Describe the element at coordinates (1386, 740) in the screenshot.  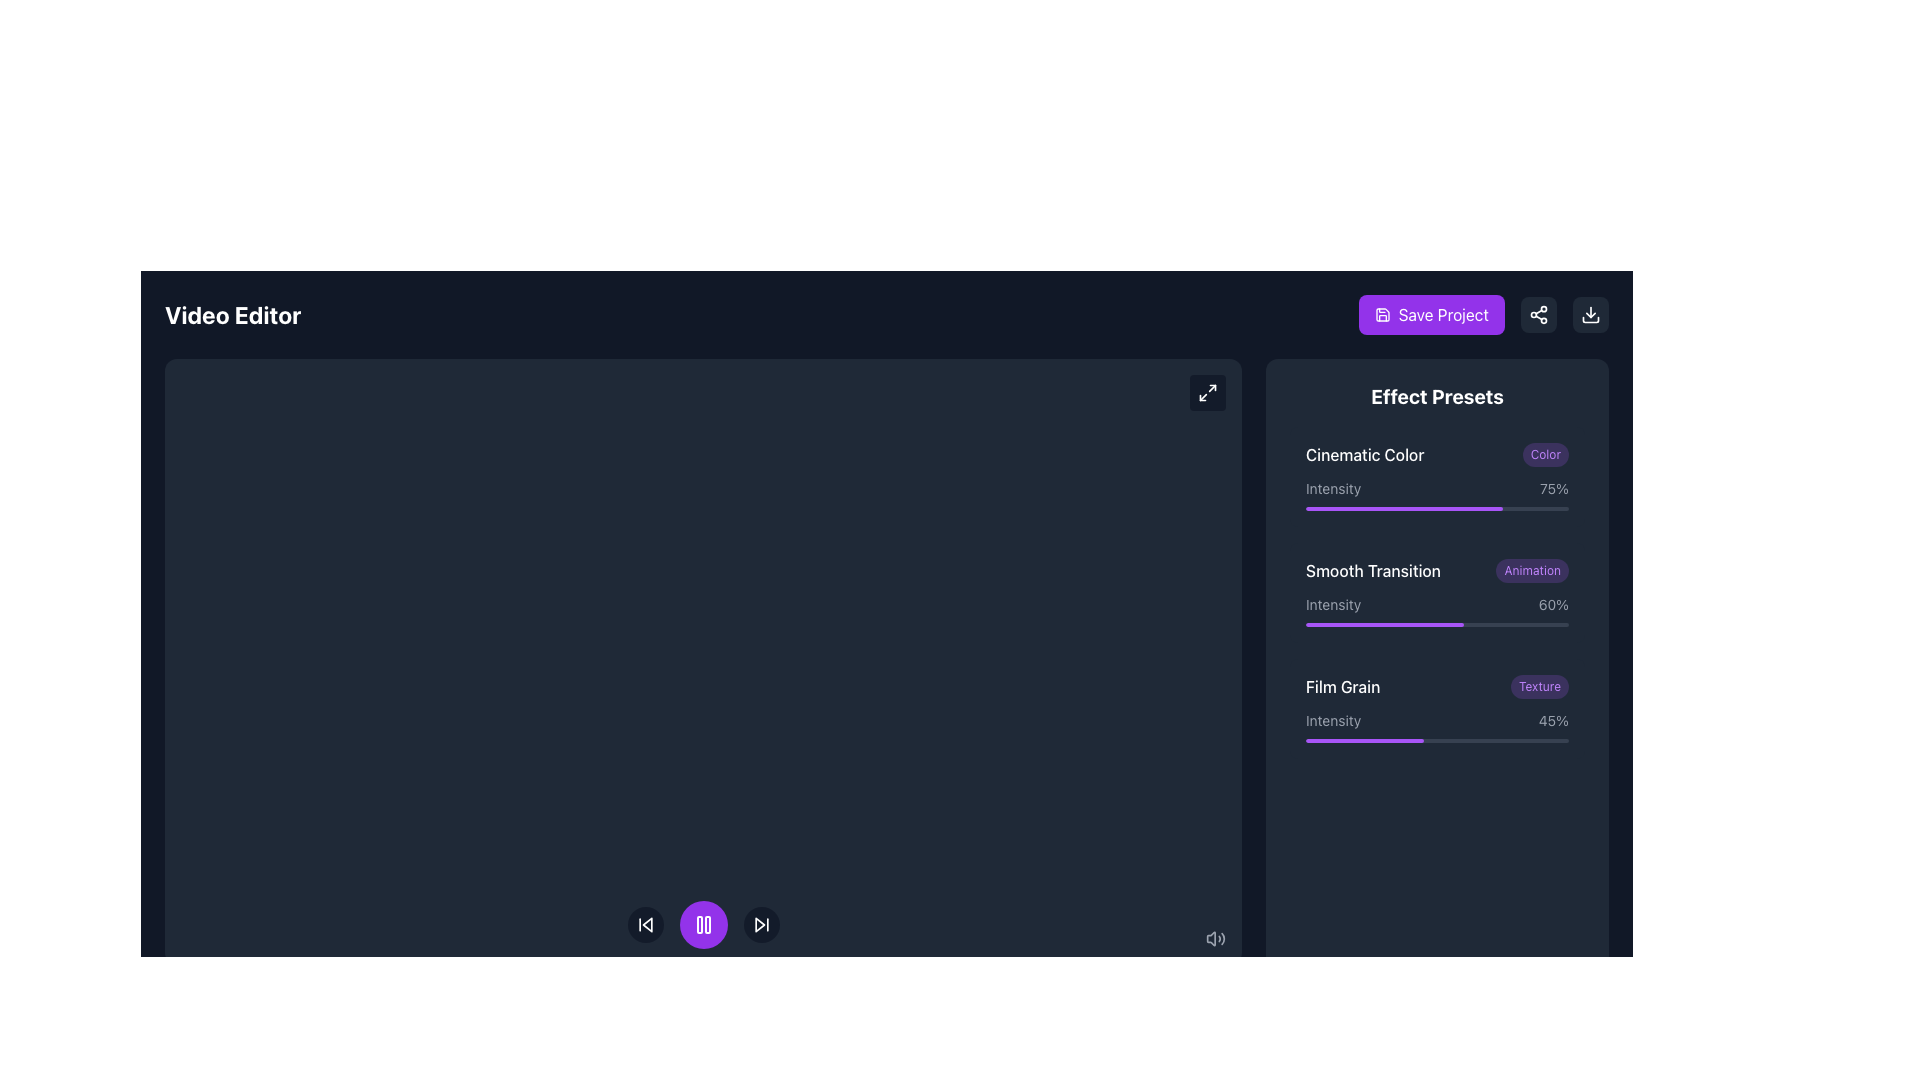
I see `the intensity slider` at that location.